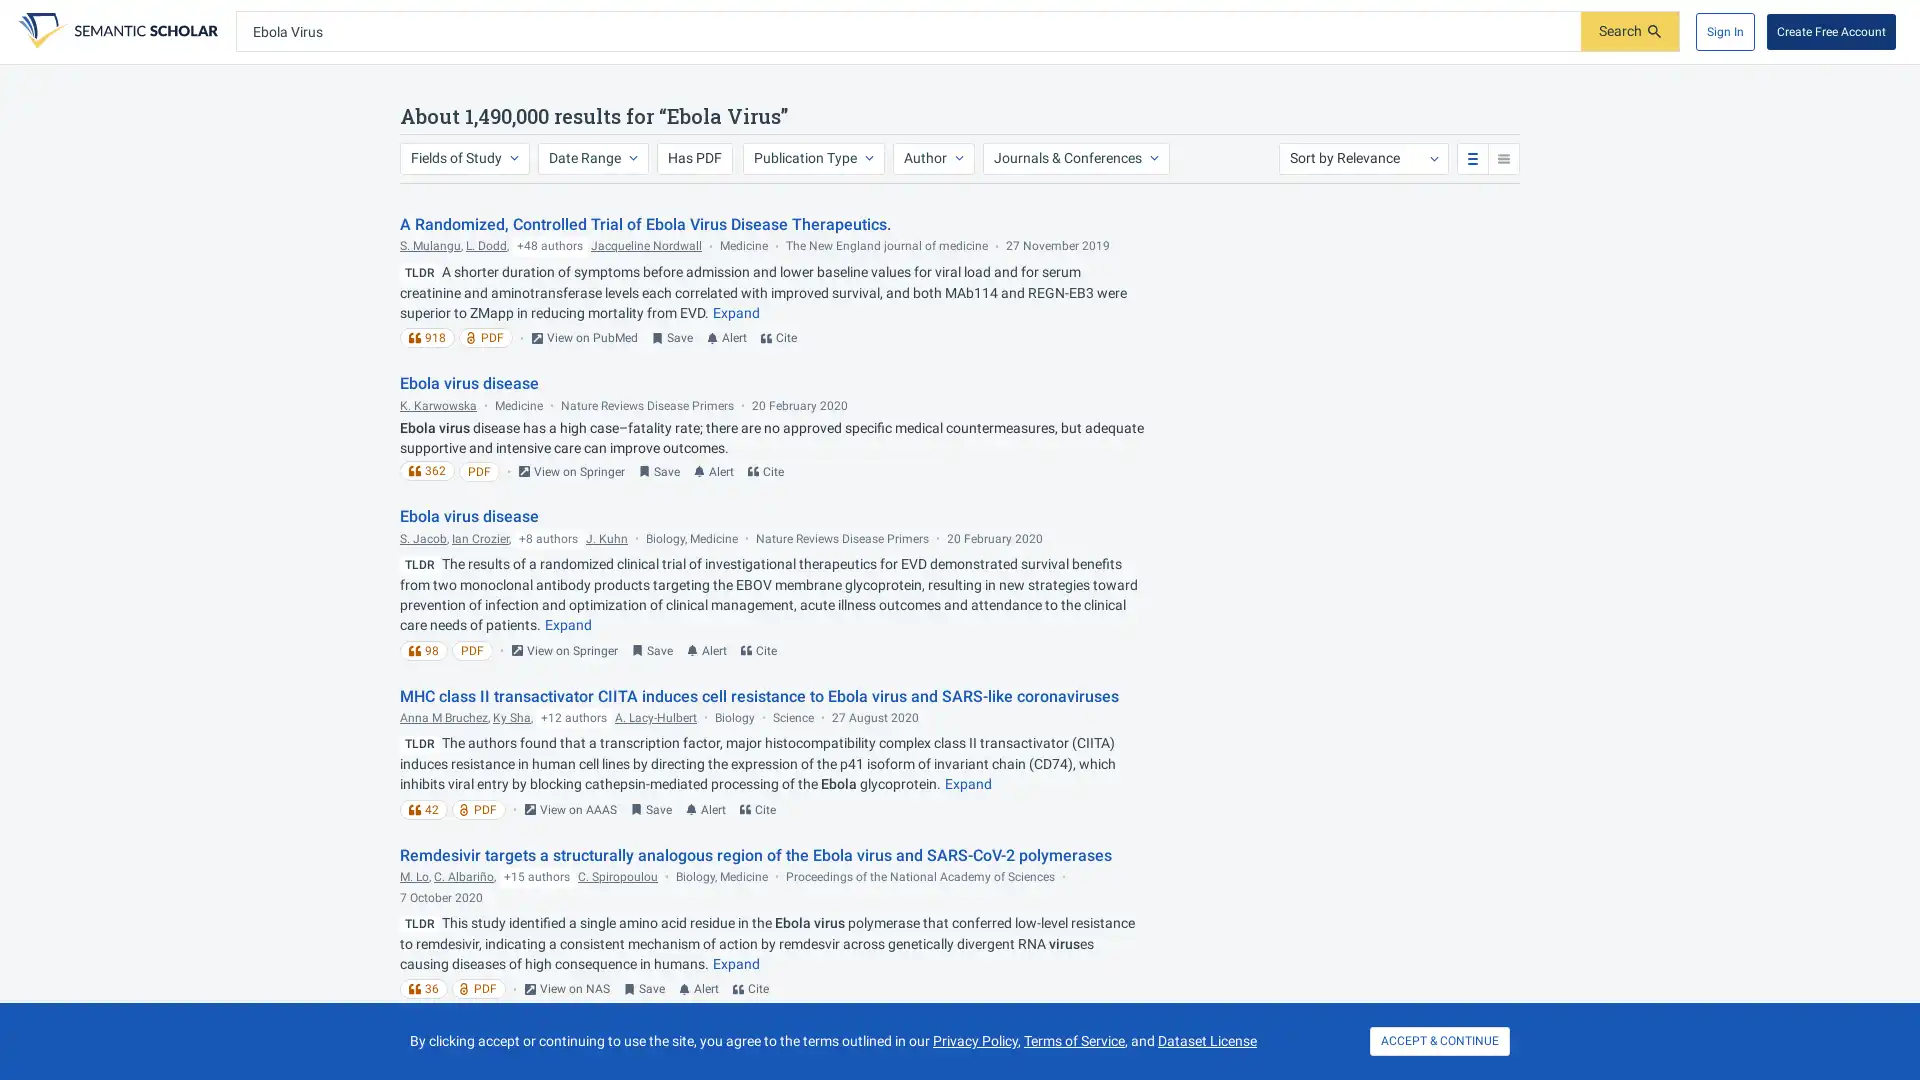  Describe the element at coordinates (1074, 157) in the screenshot. I see `Journals & Conferences` at that location.